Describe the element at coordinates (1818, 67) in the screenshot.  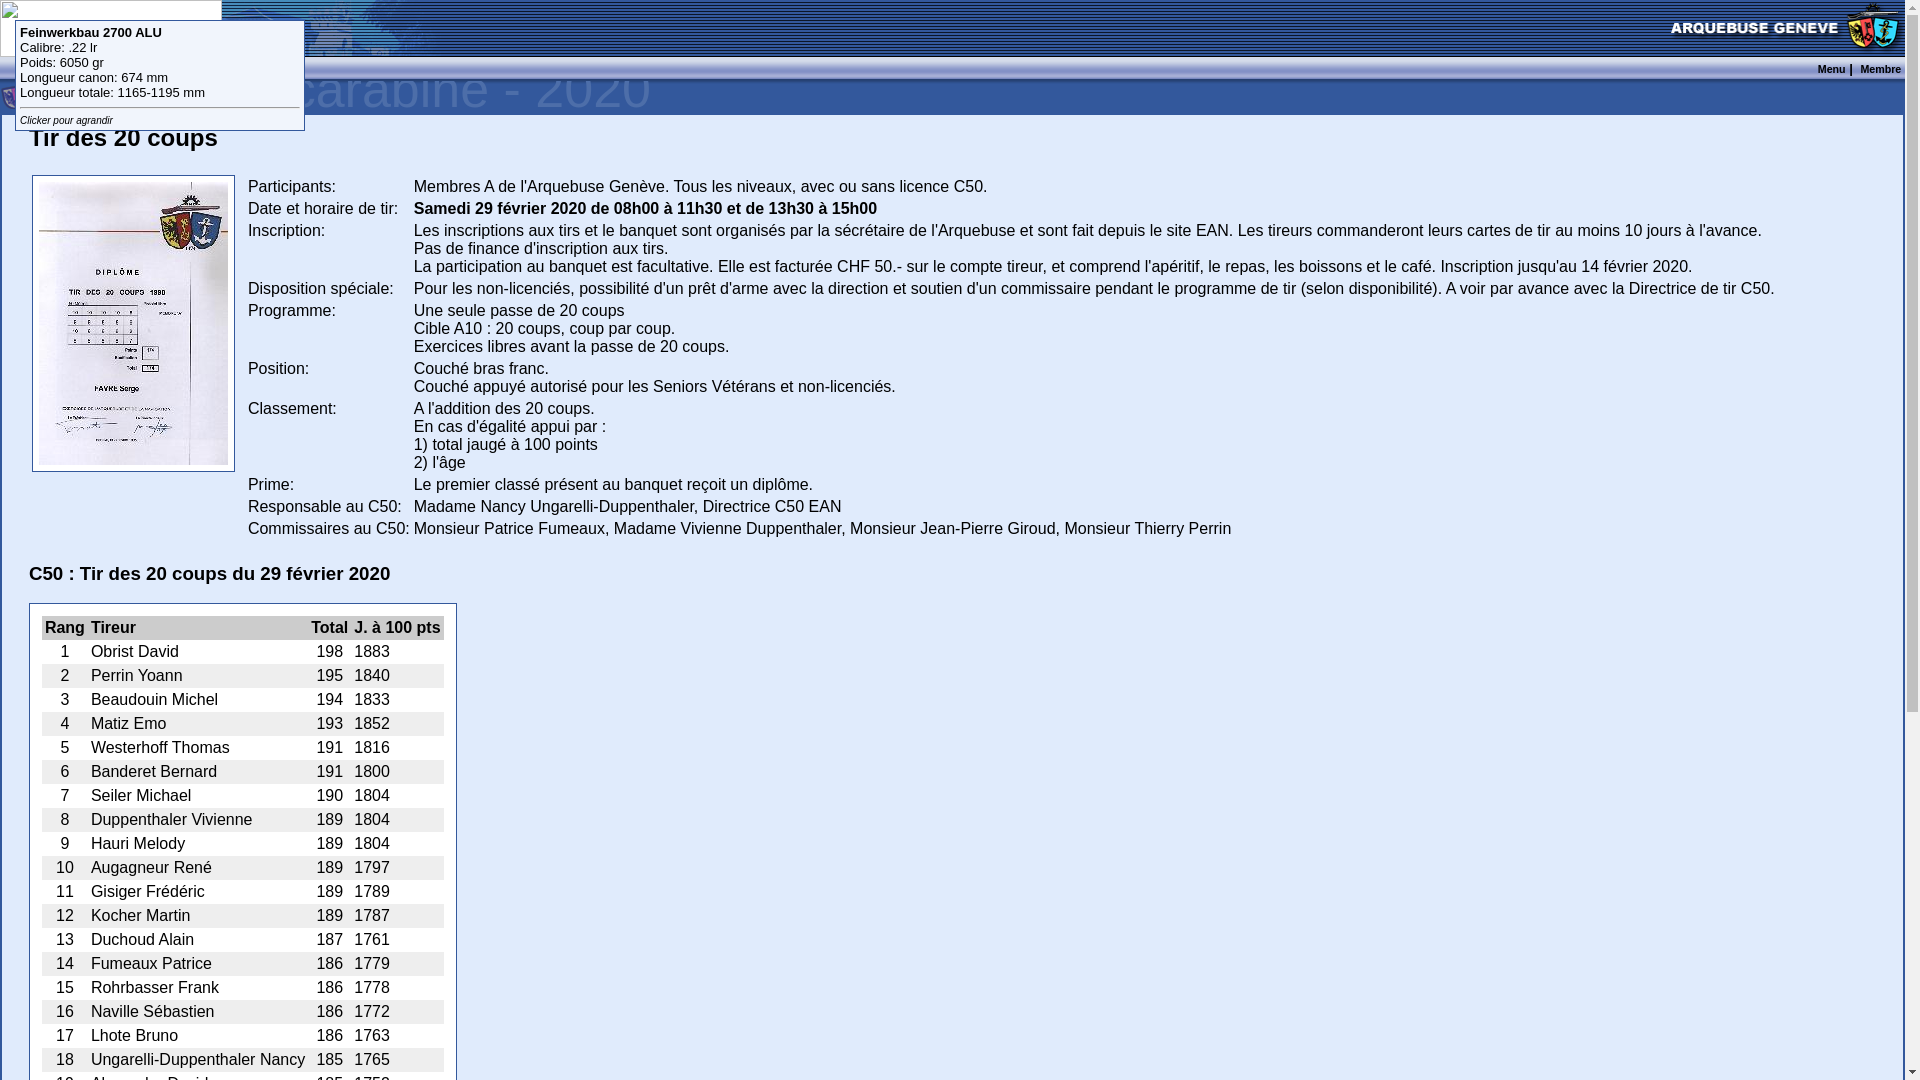
I see `'Menu'` at that location.